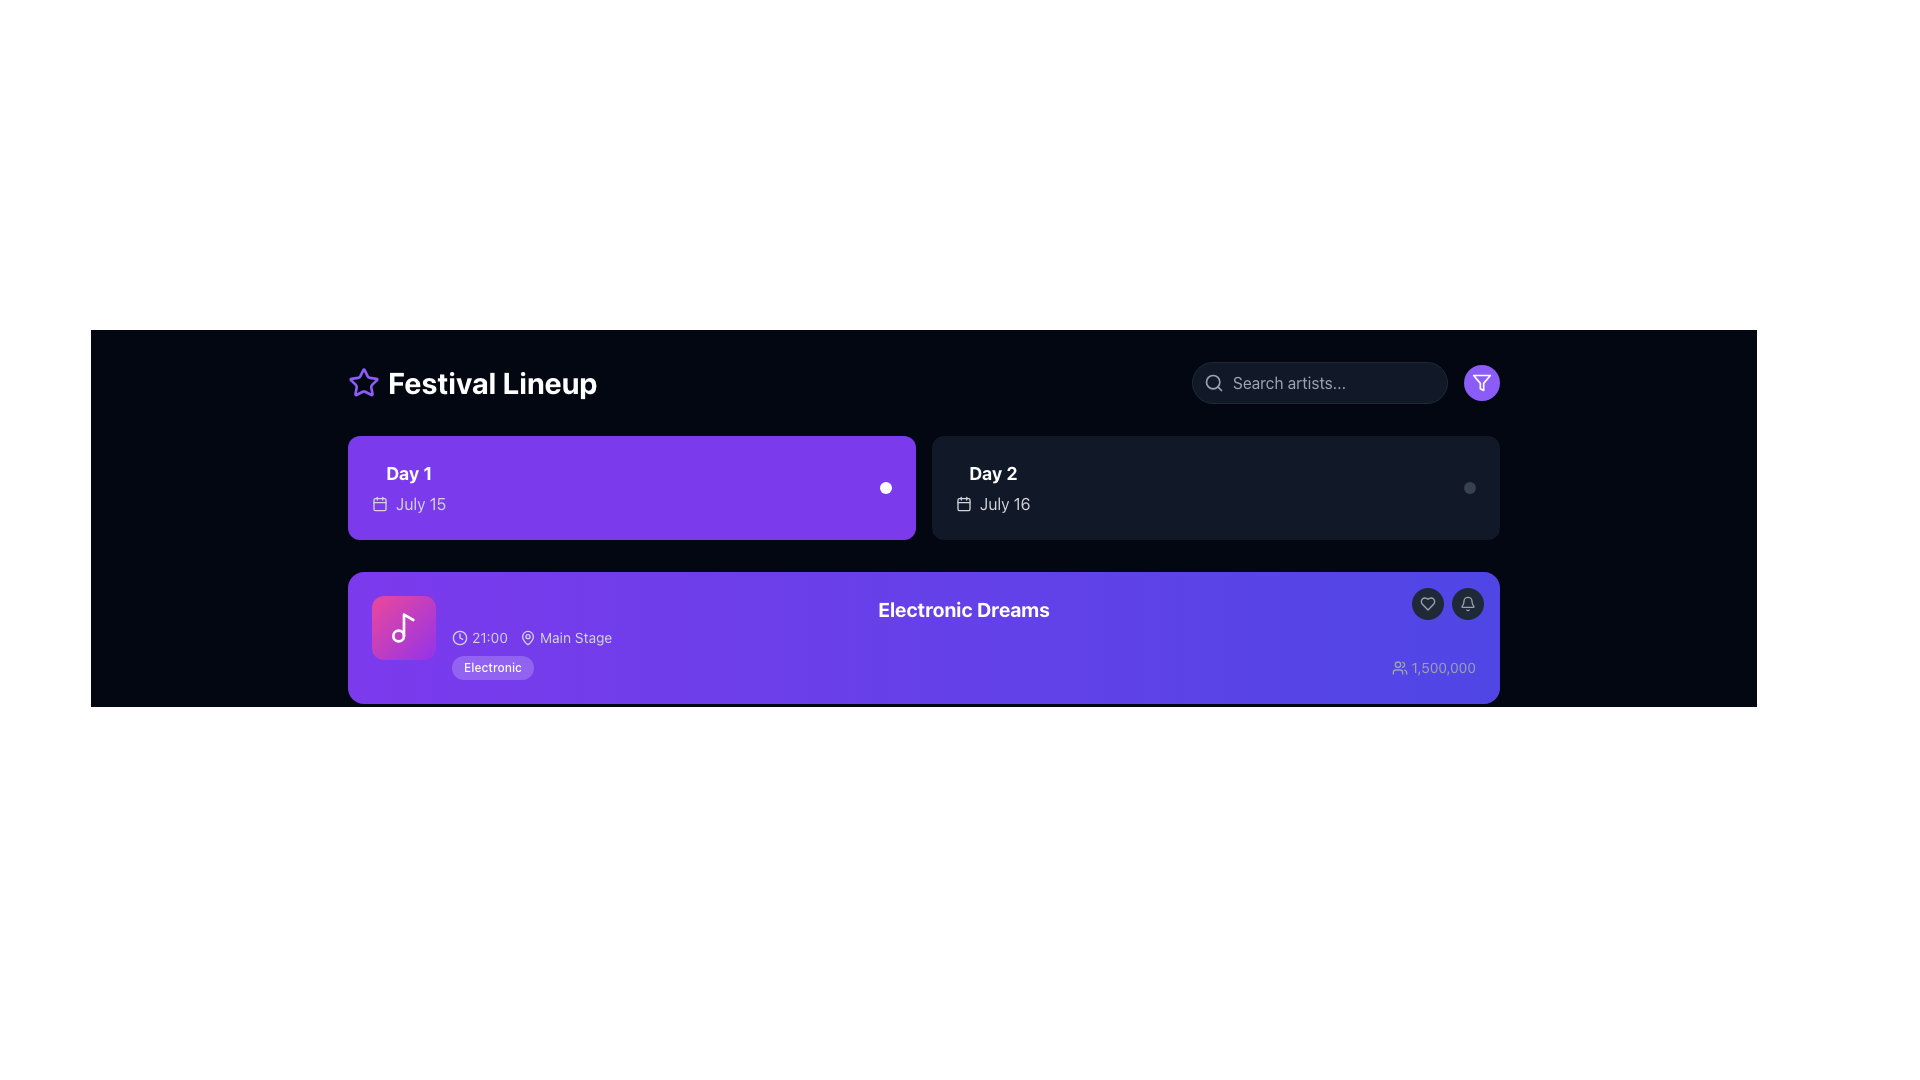 This screenshot has height=1080, width=1920. Describe the element at coordinates (459, 637) in the screenshot. I see `the clock icon element located to the left of the time '21:00' in the bottom left part of the event card` at that location.